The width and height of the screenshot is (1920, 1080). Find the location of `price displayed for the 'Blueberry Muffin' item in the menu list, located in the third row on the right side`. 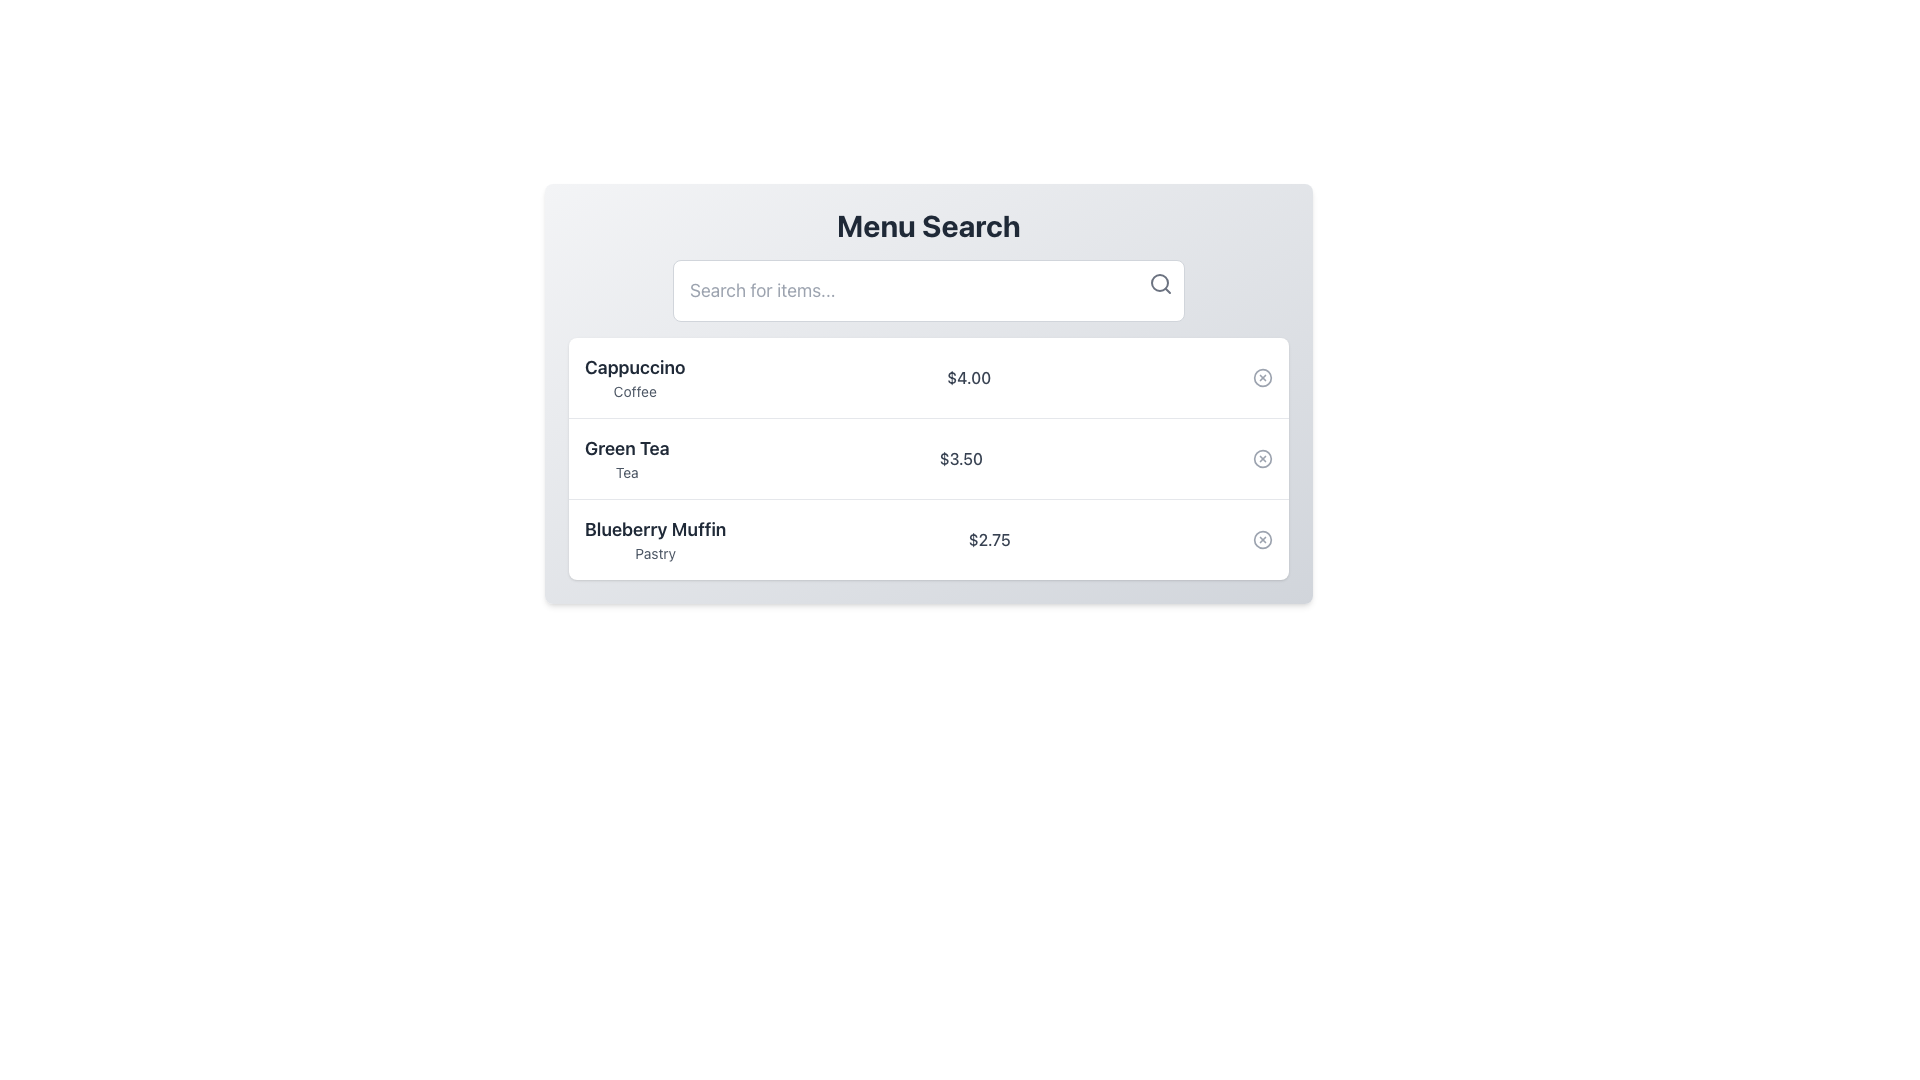

price displayed for the 'Blueberry Muffin' item in the menu list, located in the third row on the right side is located at coordinates (989, 540).